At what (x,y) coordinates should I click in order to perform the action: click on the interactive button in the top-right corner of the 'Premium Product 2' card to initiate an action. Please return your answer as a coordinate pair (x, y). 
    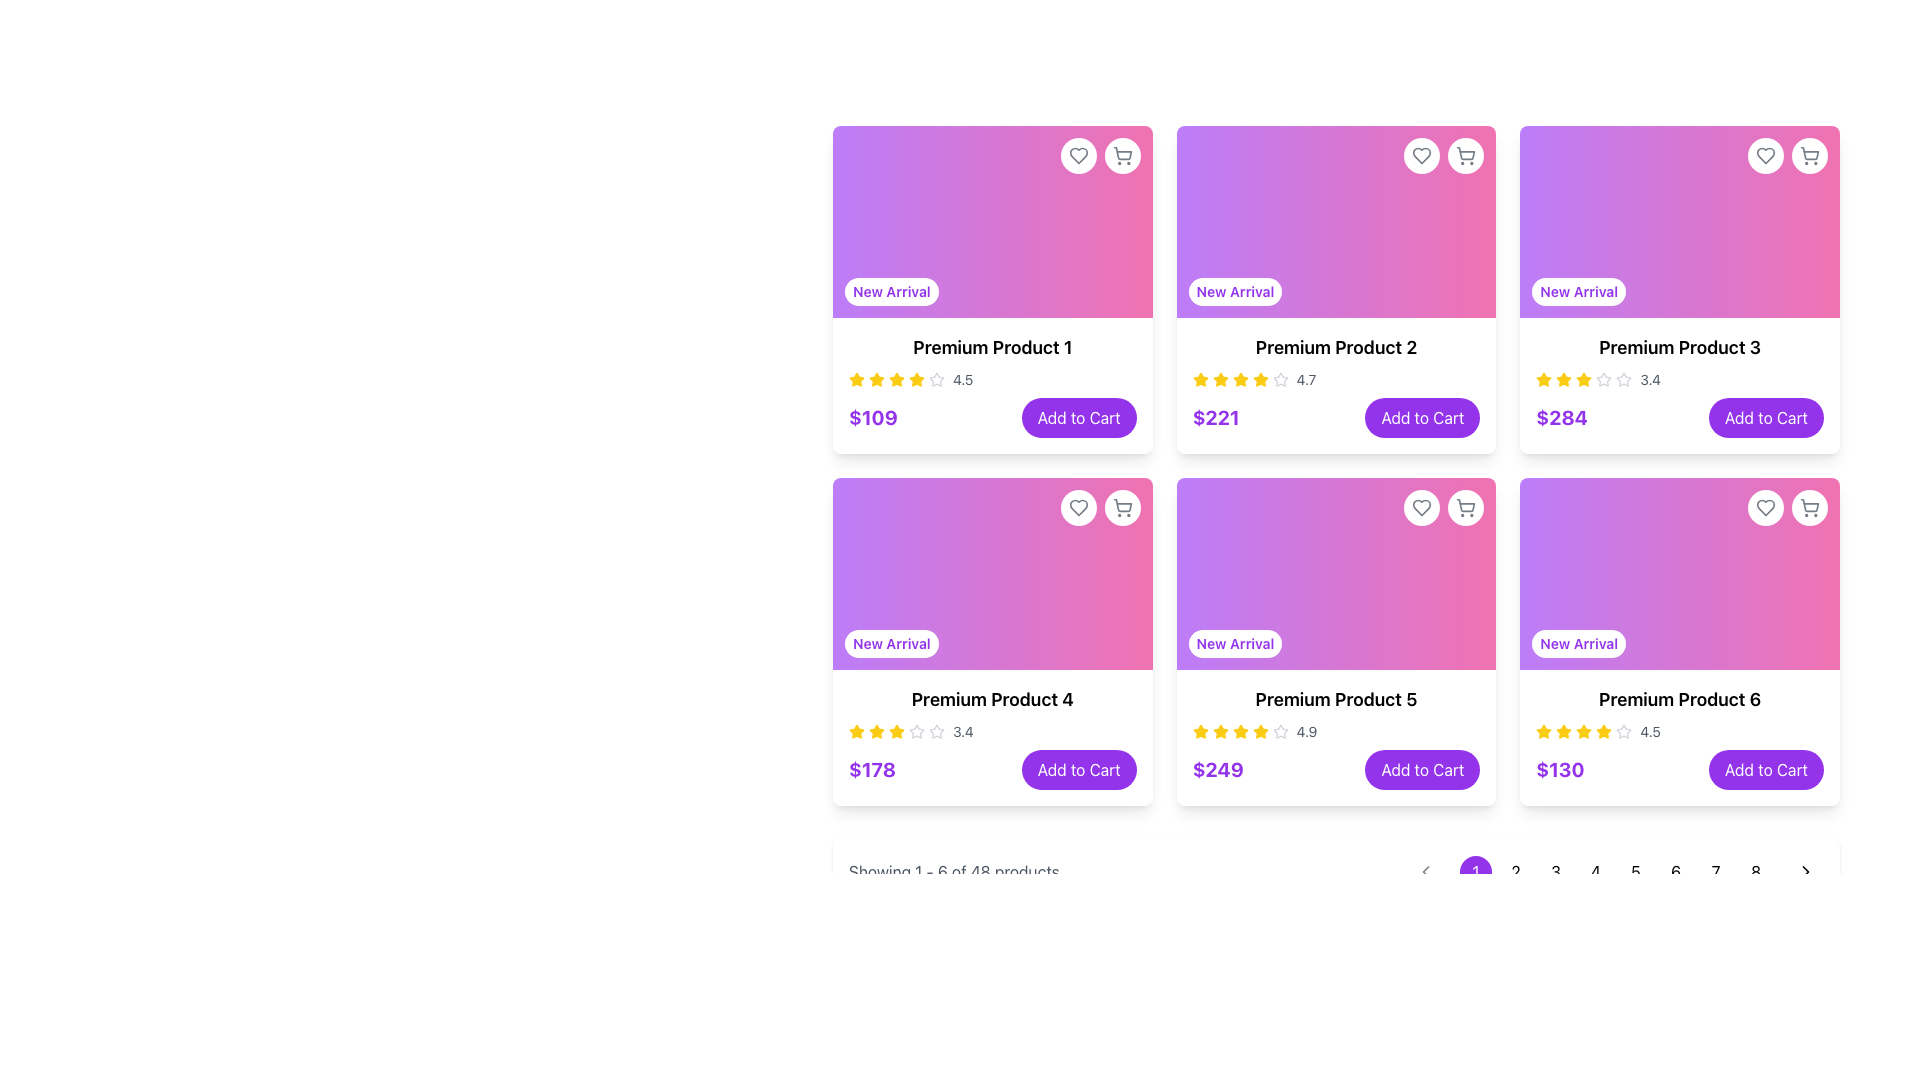
    Looking at the image, I should click on (1444, 154).